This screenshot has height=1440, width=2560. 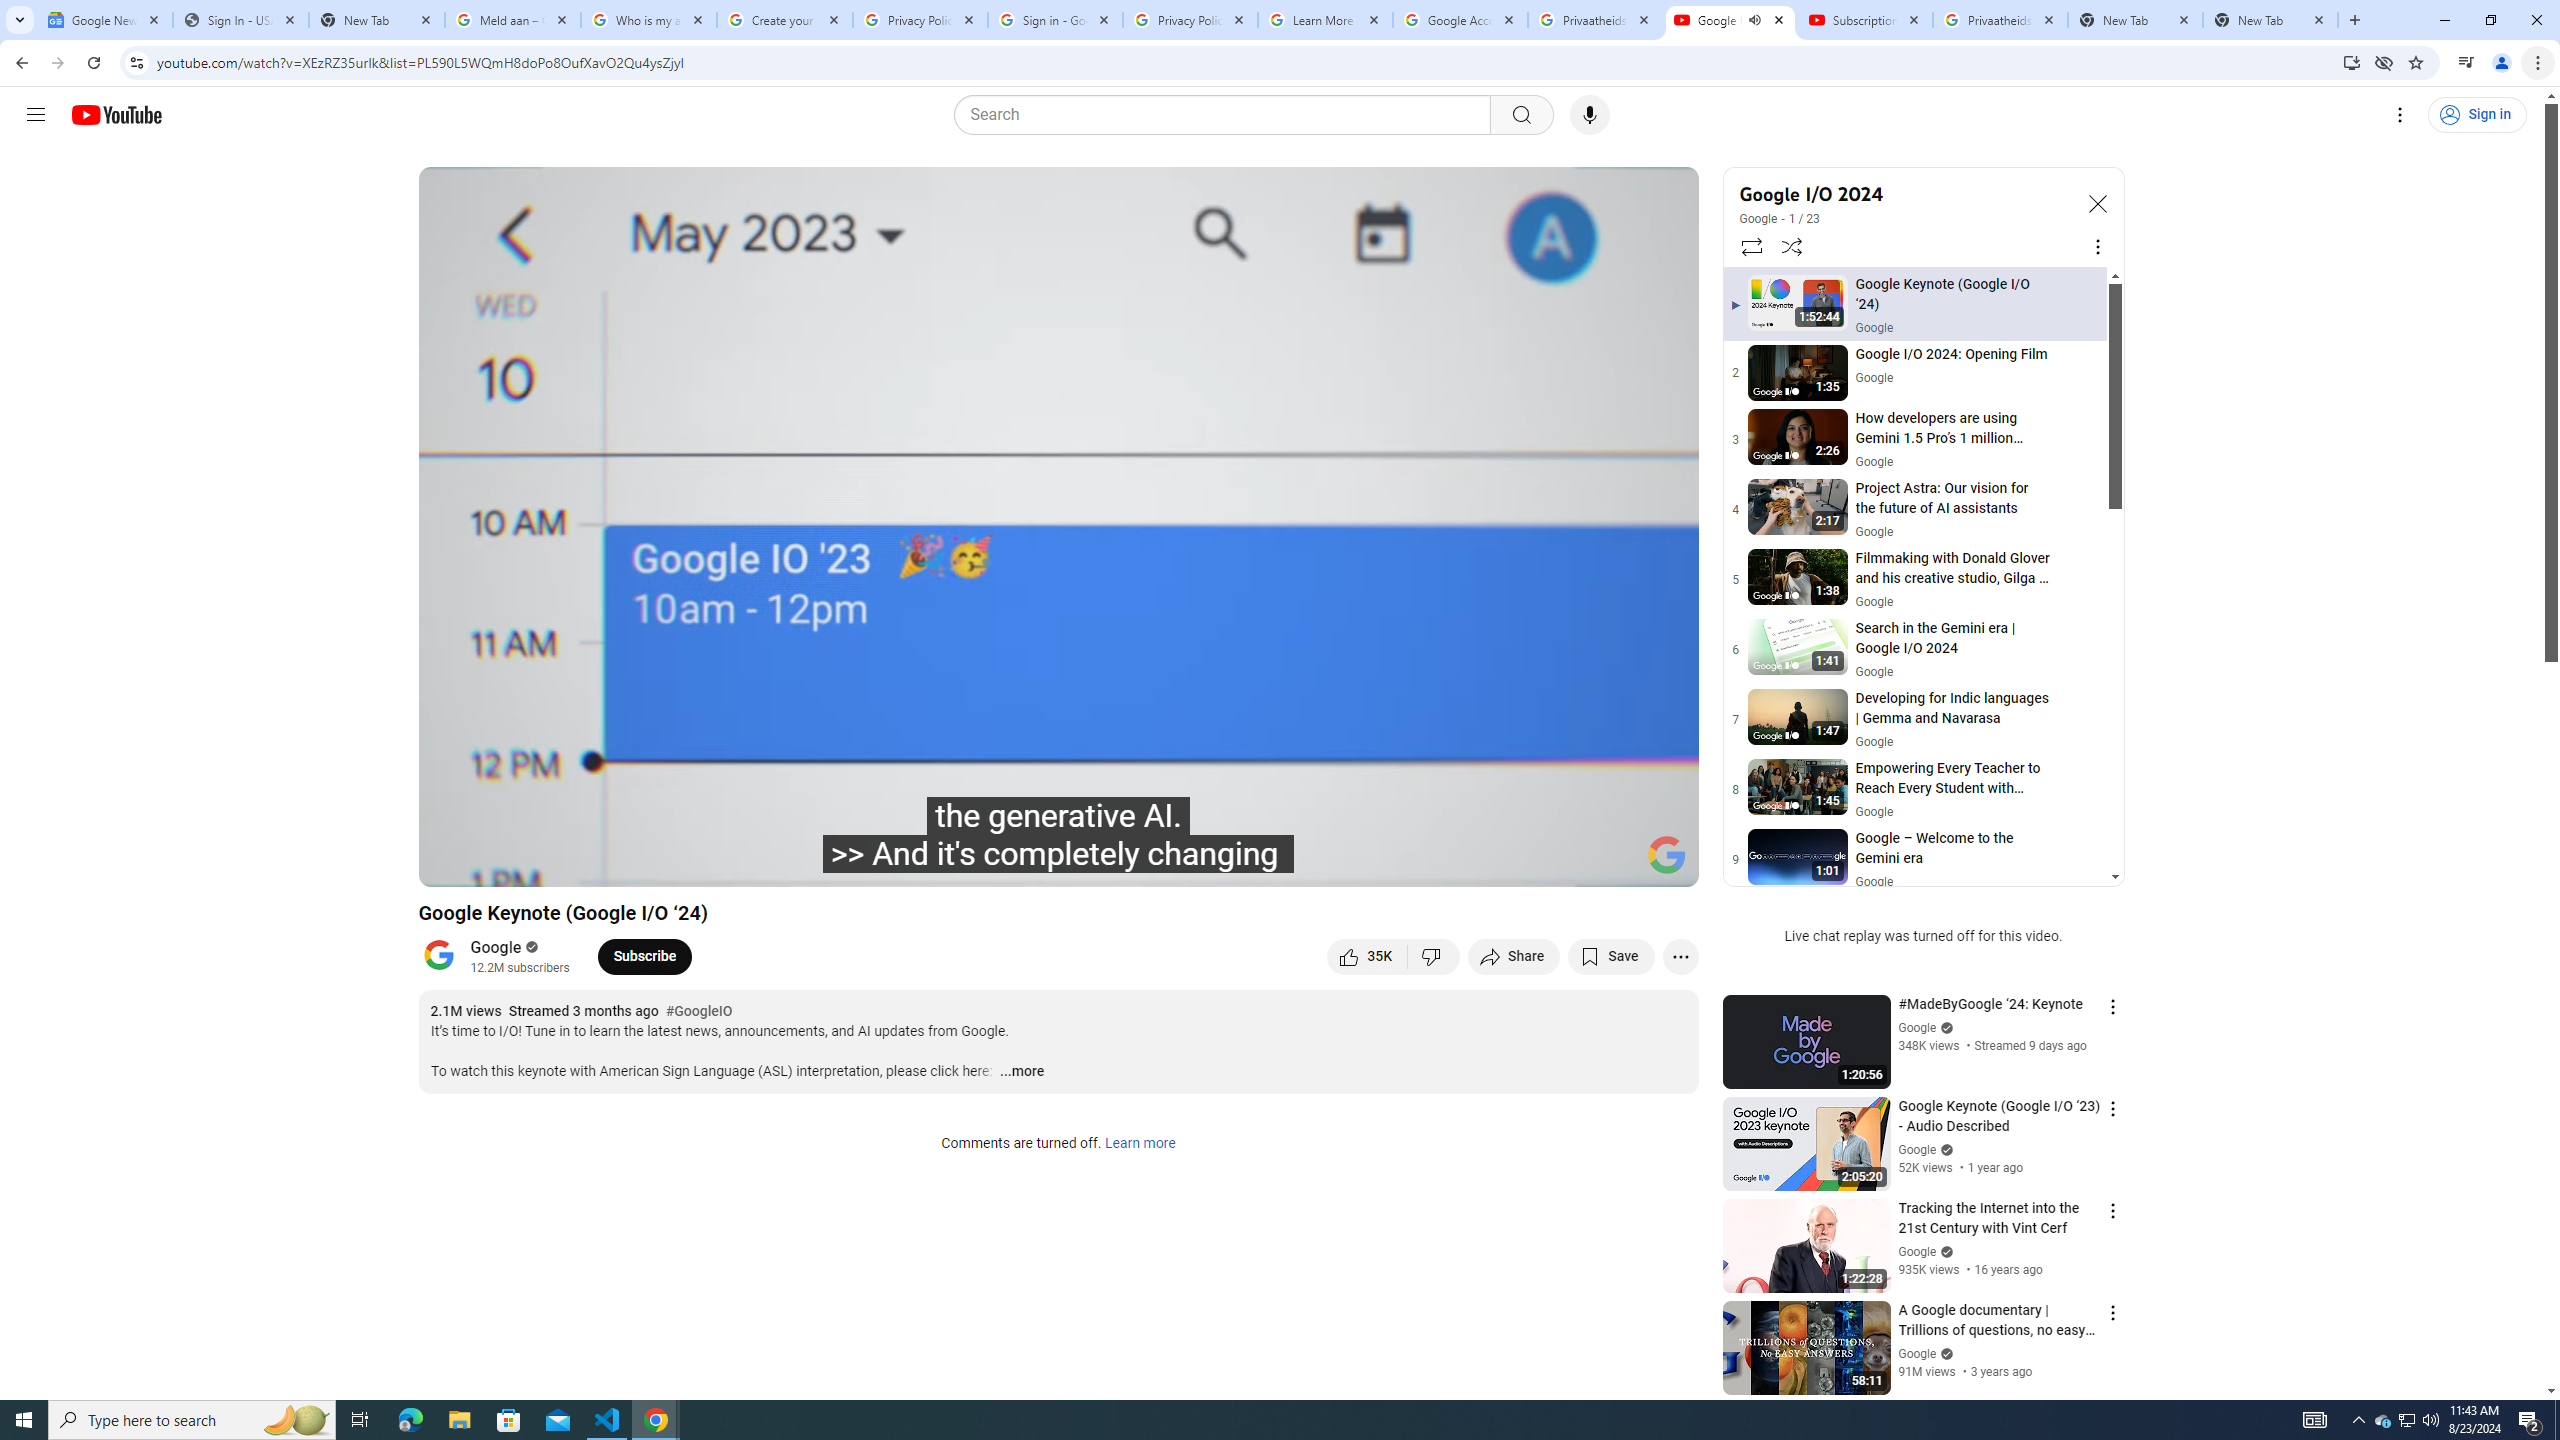 I want to click on 'Show cards', so click(x=1668, y=187).